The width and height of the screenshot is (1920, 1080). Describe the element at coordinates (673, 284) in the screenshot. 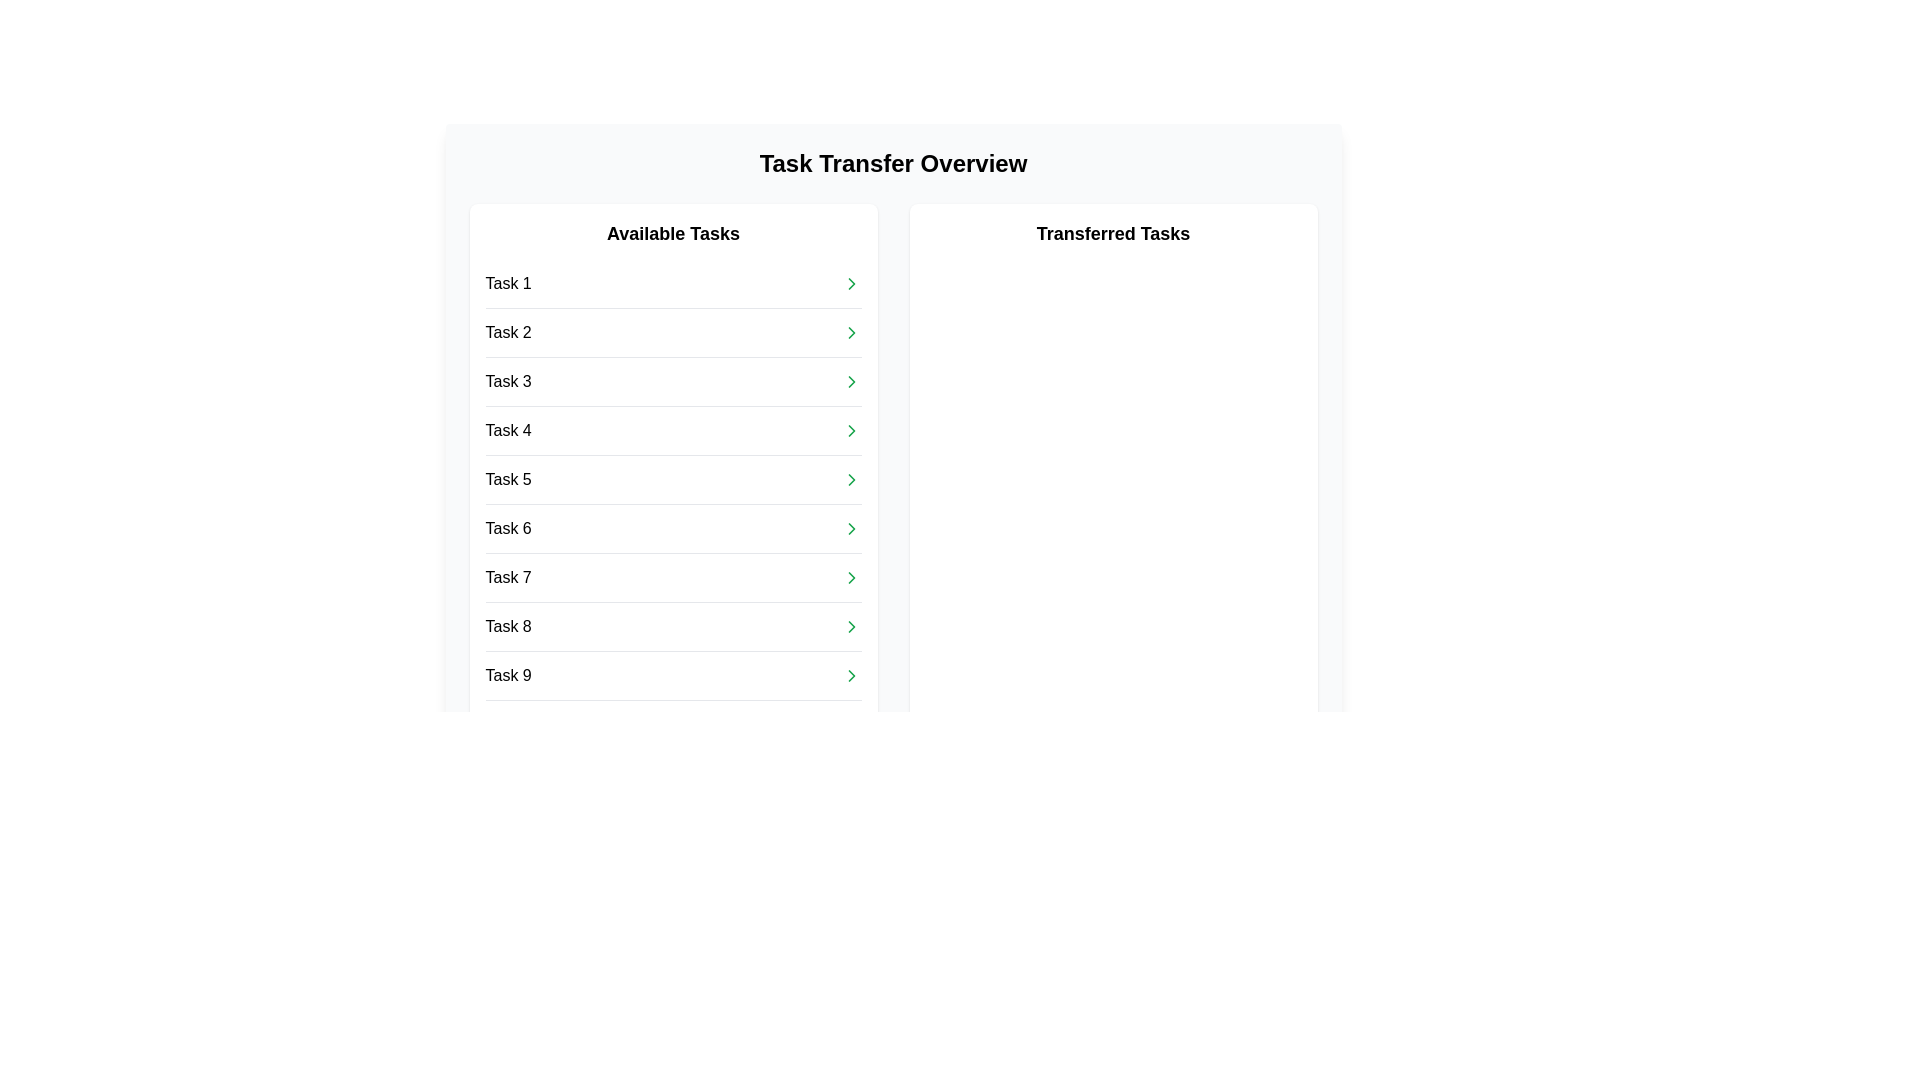

I see `the selectable task labeled 'Task 1' in the 'Available Tasks' section` at that location.